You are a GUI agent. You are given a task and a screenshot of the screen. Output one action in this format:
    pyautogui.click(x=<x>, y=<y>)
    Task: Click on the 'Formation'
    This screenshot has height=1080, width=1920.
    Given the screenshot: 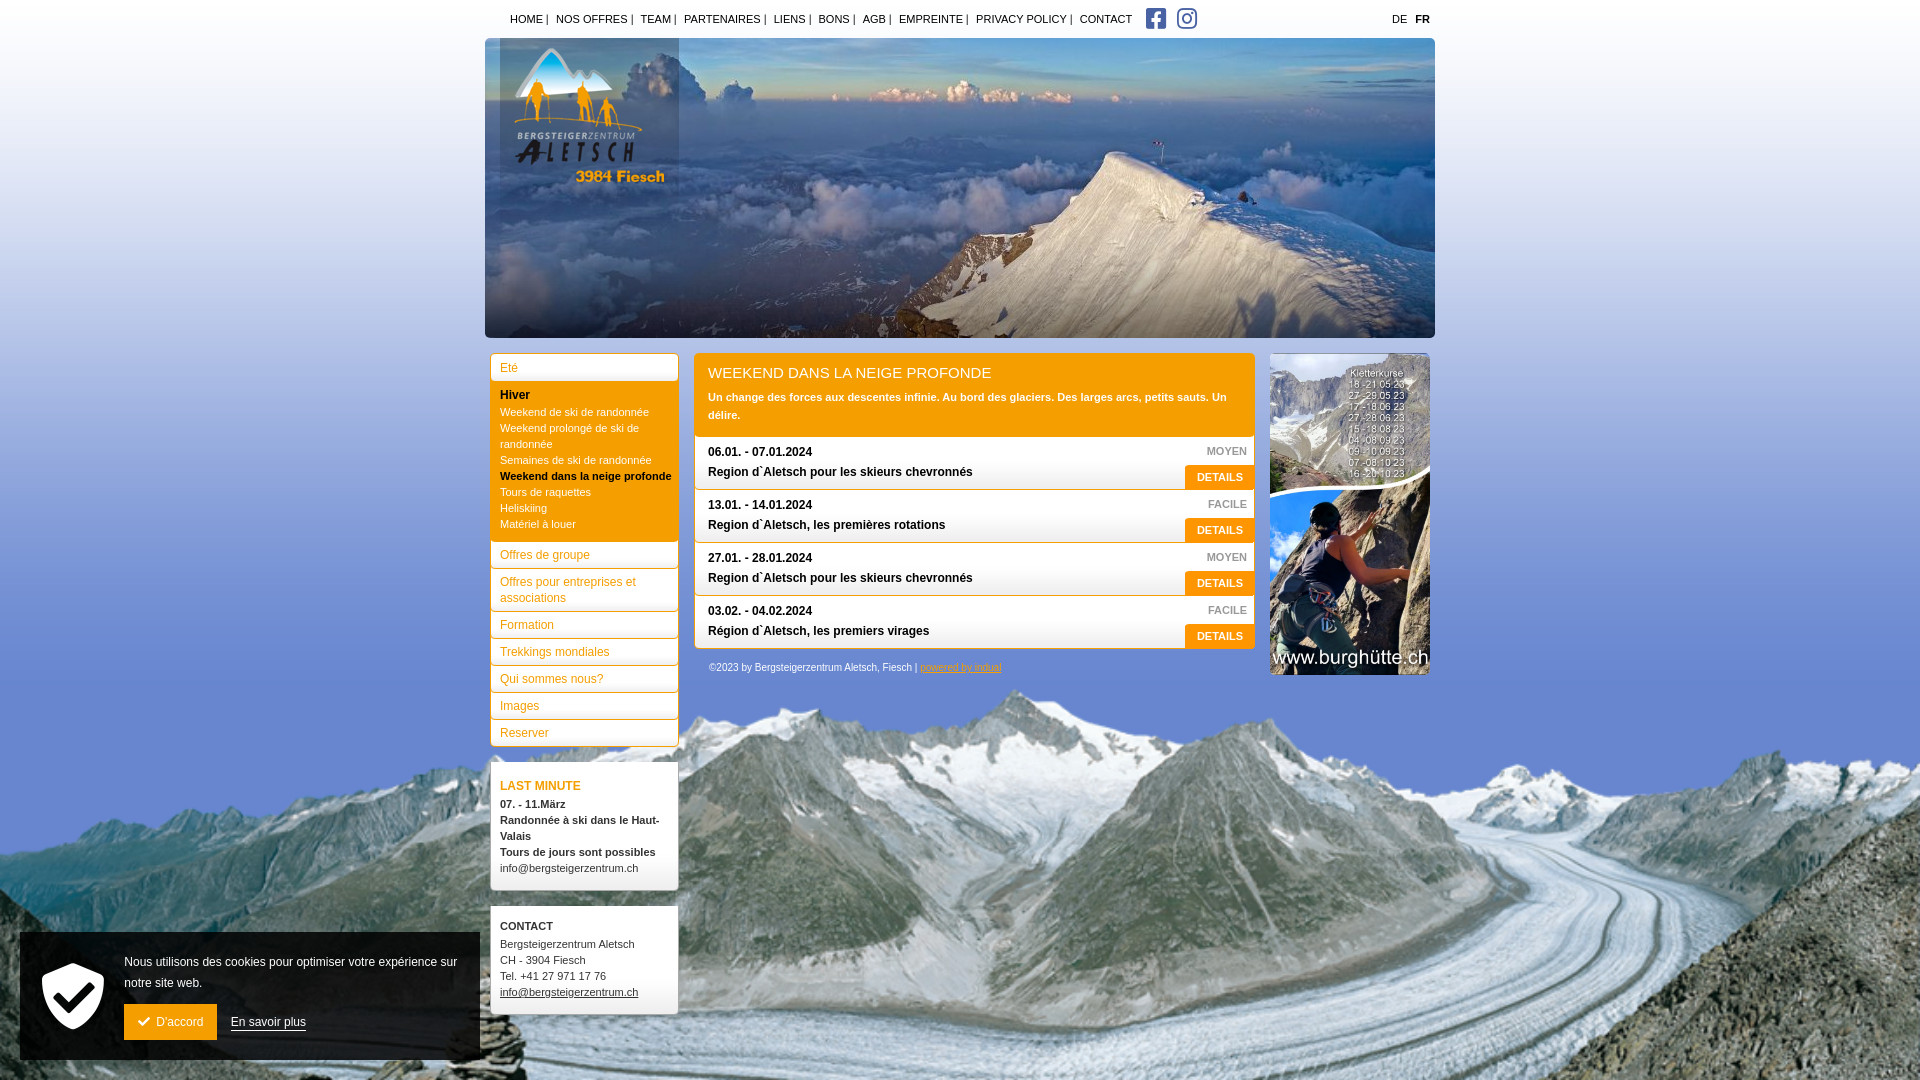 What is the action you would take?
    pyautogui.click(x=583, y=619)
    